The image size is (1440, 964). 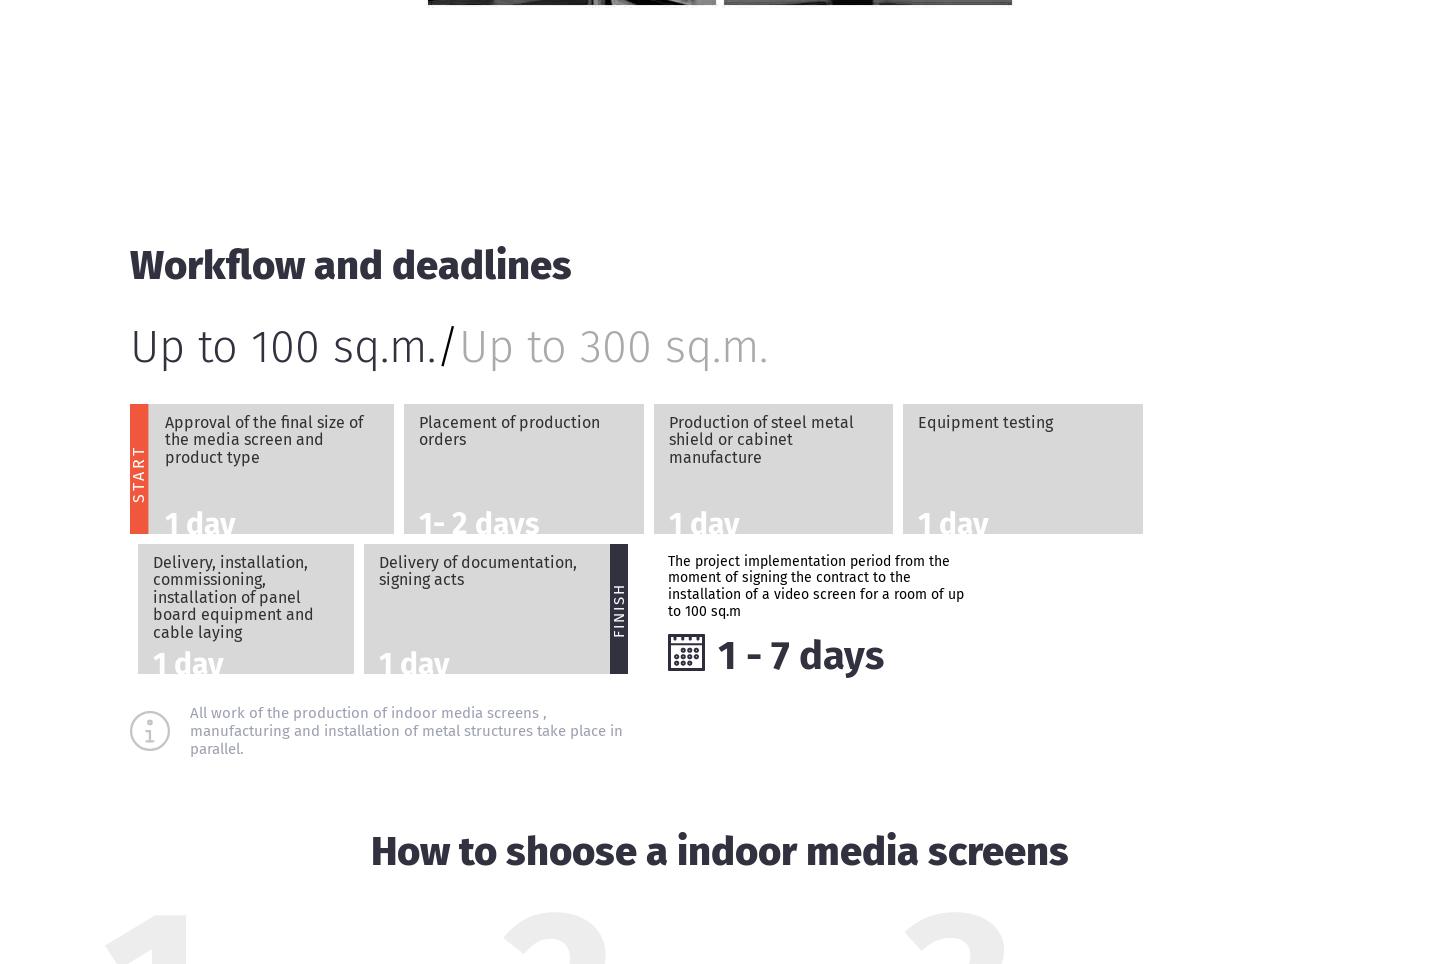 I want to click on 'Up to 100 sq.m.', so click(x=281, y=344).